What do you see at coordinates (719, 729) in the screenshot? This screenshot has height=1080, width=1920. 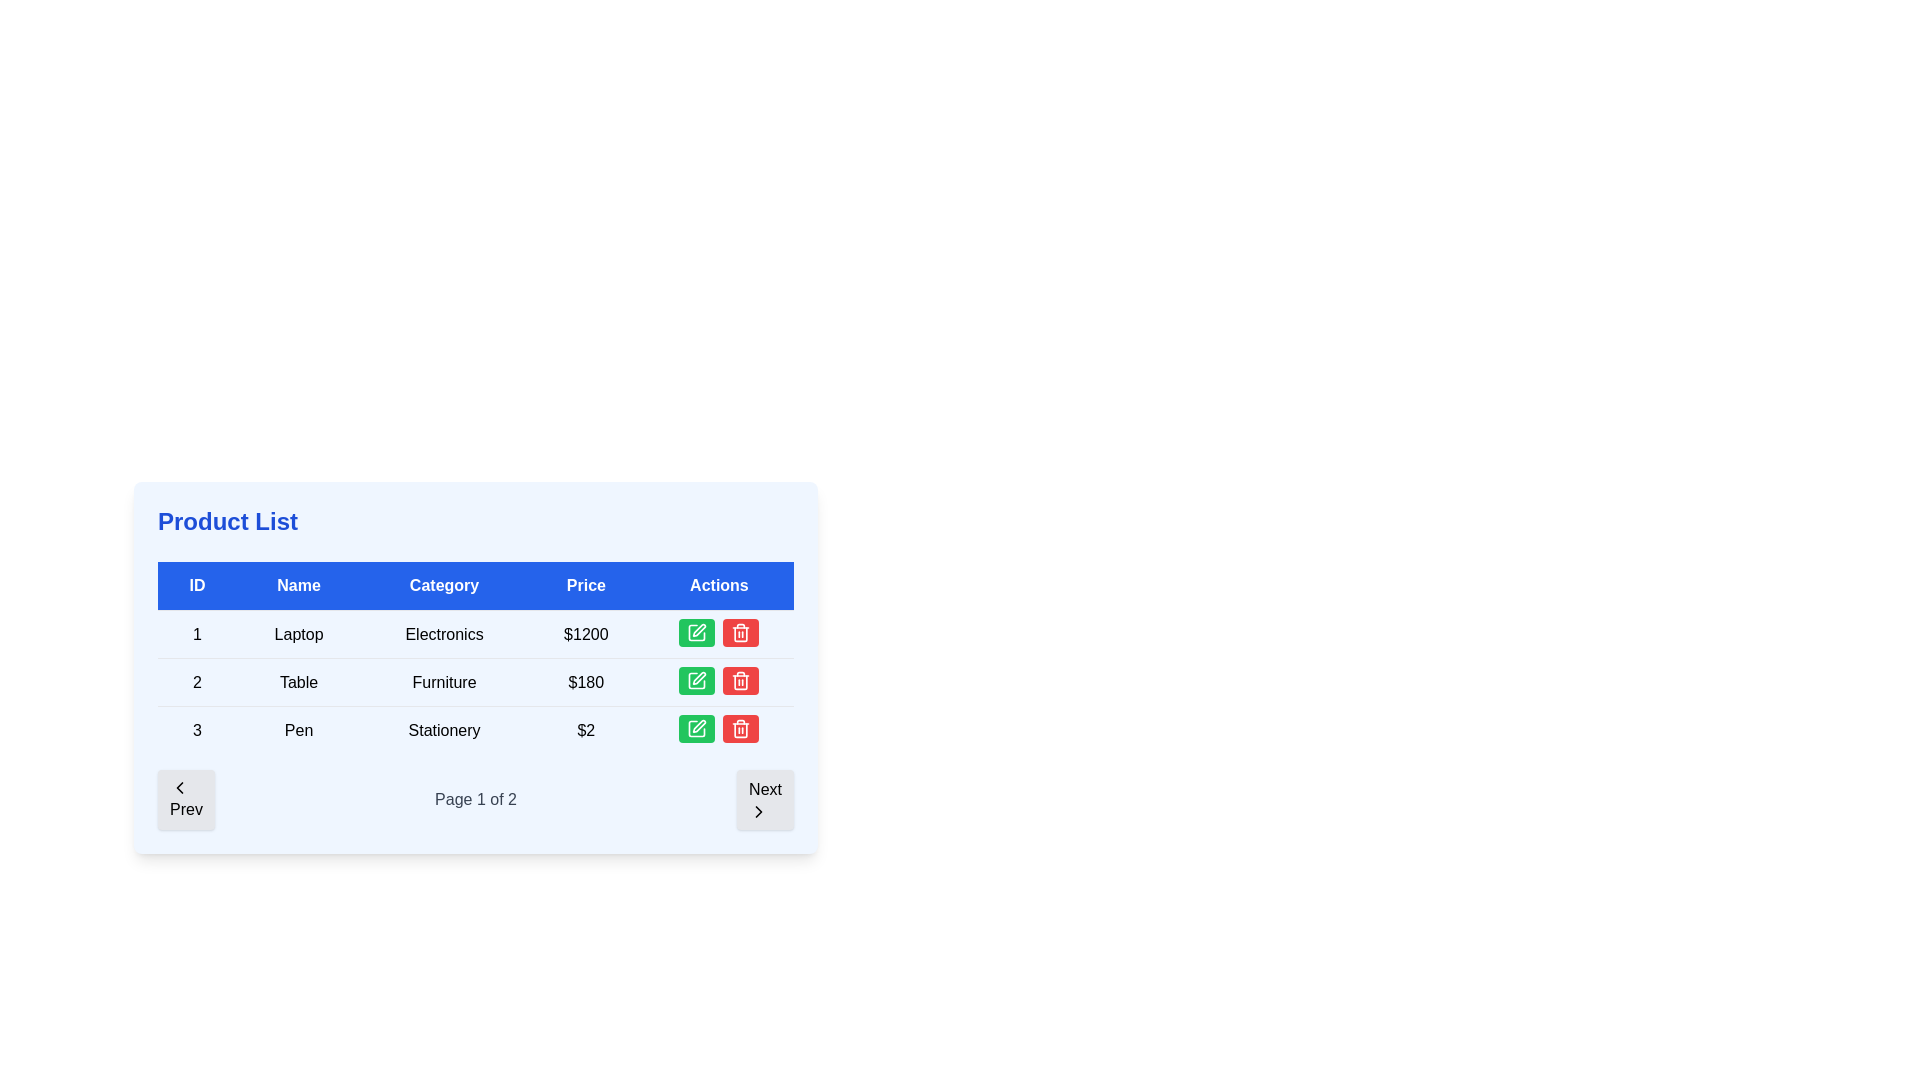 I see `the green edit button located in the 'Actions' column of the last row in the table, which contains information about the 'Pen' item` at bounding box center [719, 729].